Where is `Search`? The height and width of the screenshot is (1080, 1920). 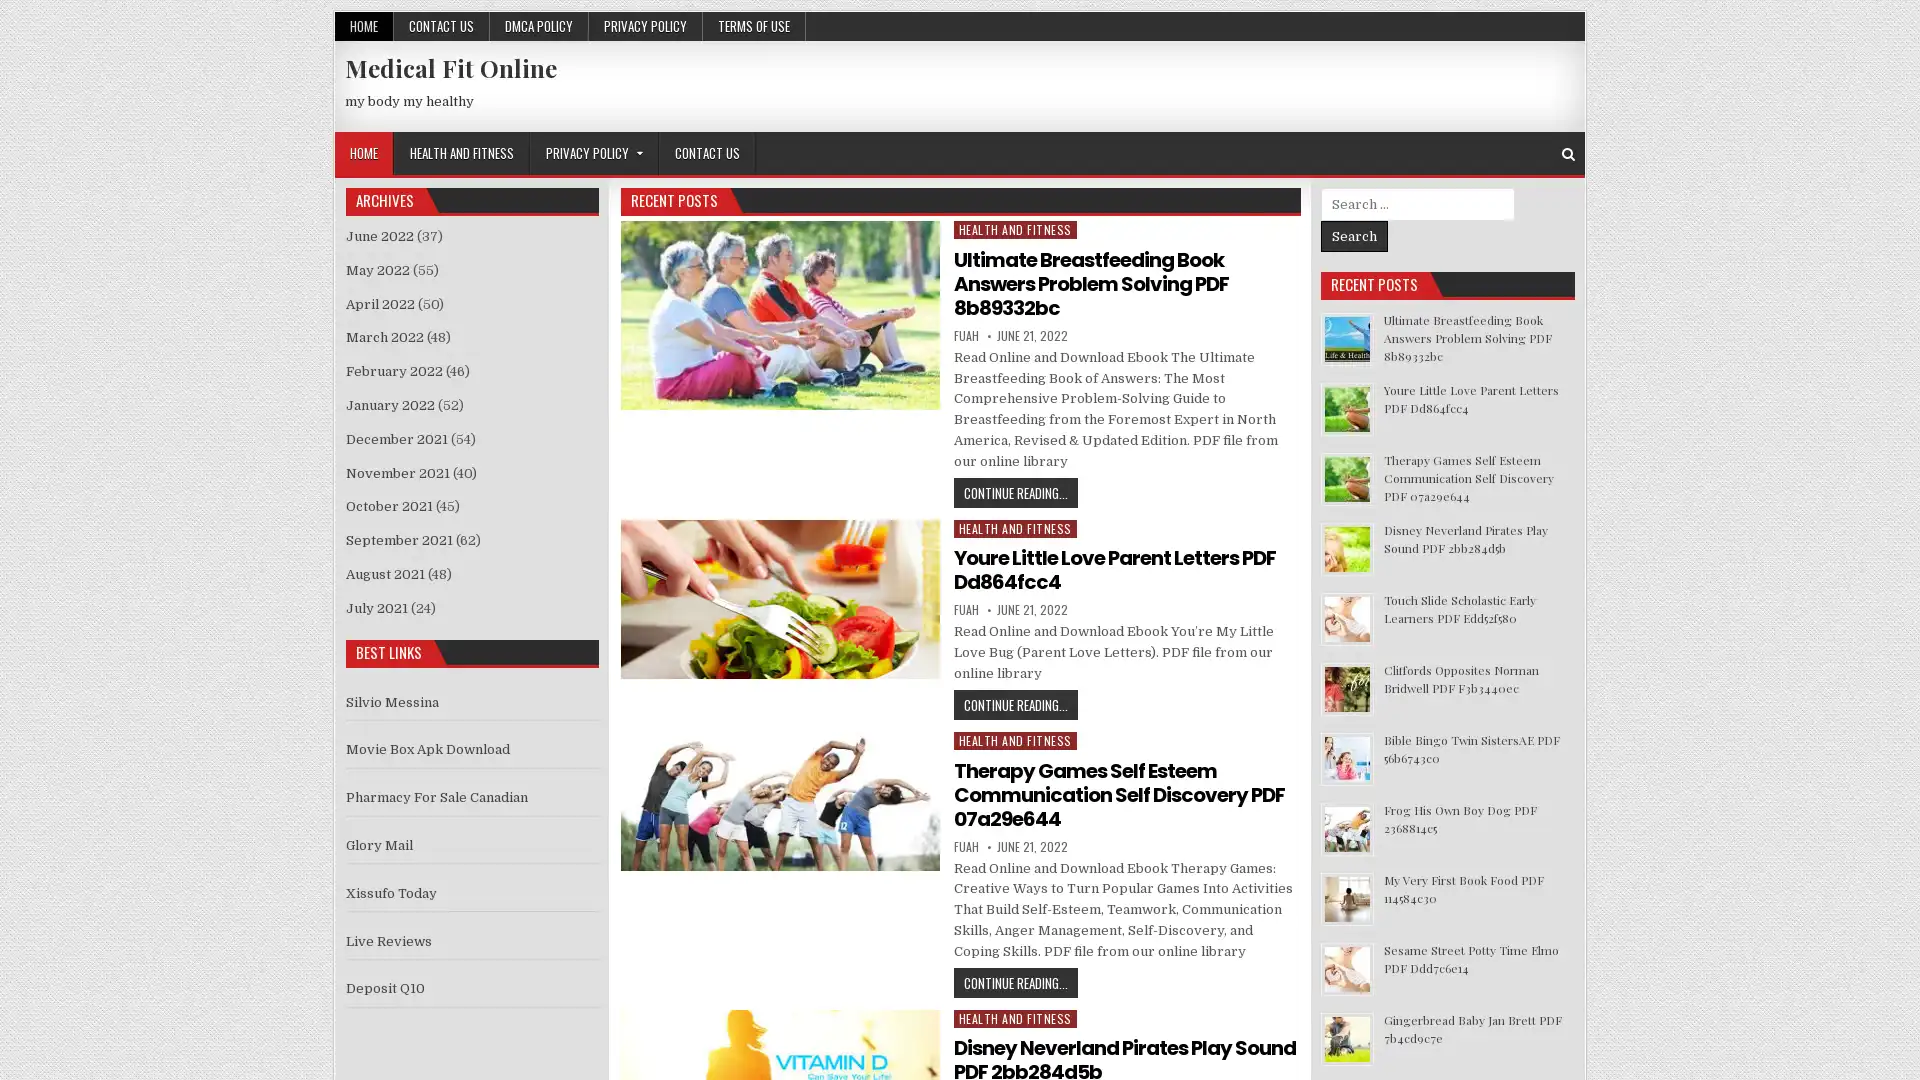 Search is located at coordinates (1354, 235).